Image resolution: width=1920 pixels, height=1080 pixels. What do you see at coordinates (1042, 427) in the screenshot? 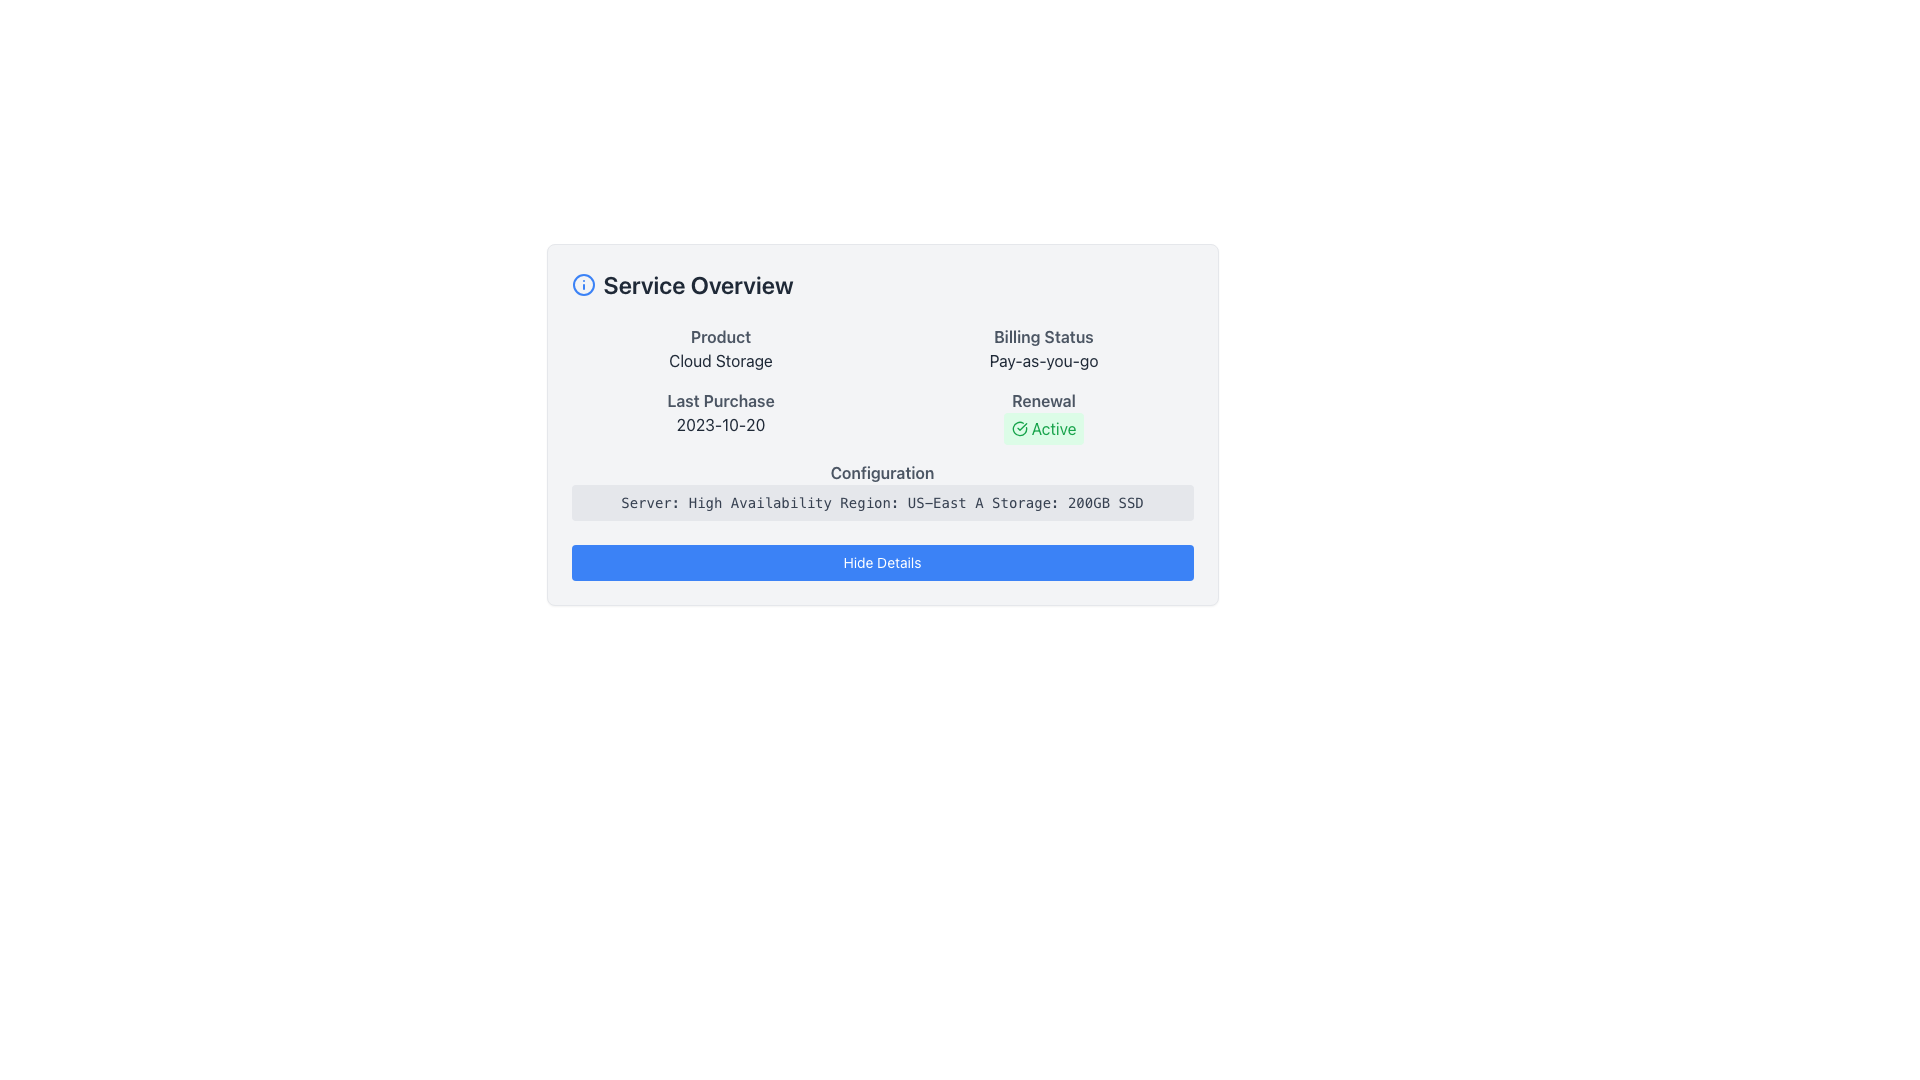
I see `the status indicator with text and icon located to the right of the 'Renewal' label in the 'Service Overview' section, which signals that the associated service or feature is active` at bounding box center [1042, 427].